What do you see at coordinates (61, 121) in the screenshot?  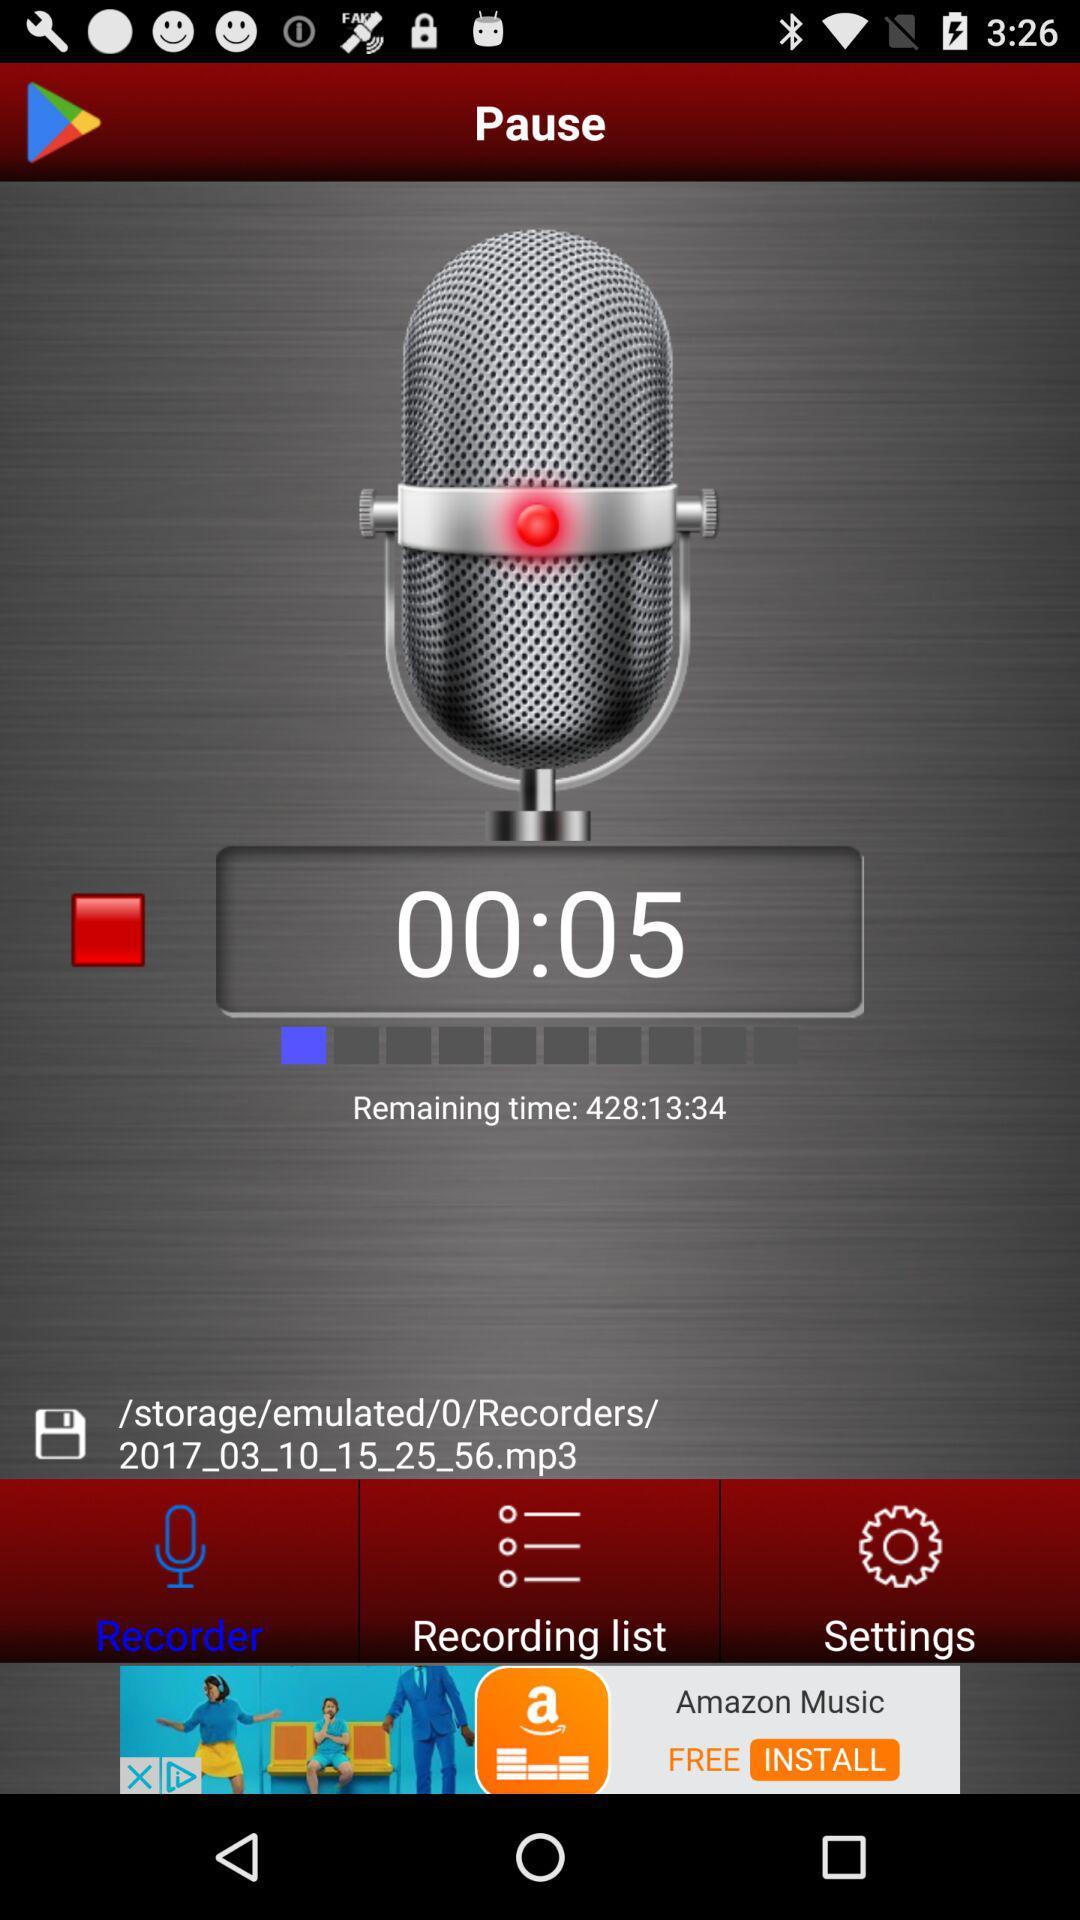 I see `pause button` at bounding box center [61, 121].